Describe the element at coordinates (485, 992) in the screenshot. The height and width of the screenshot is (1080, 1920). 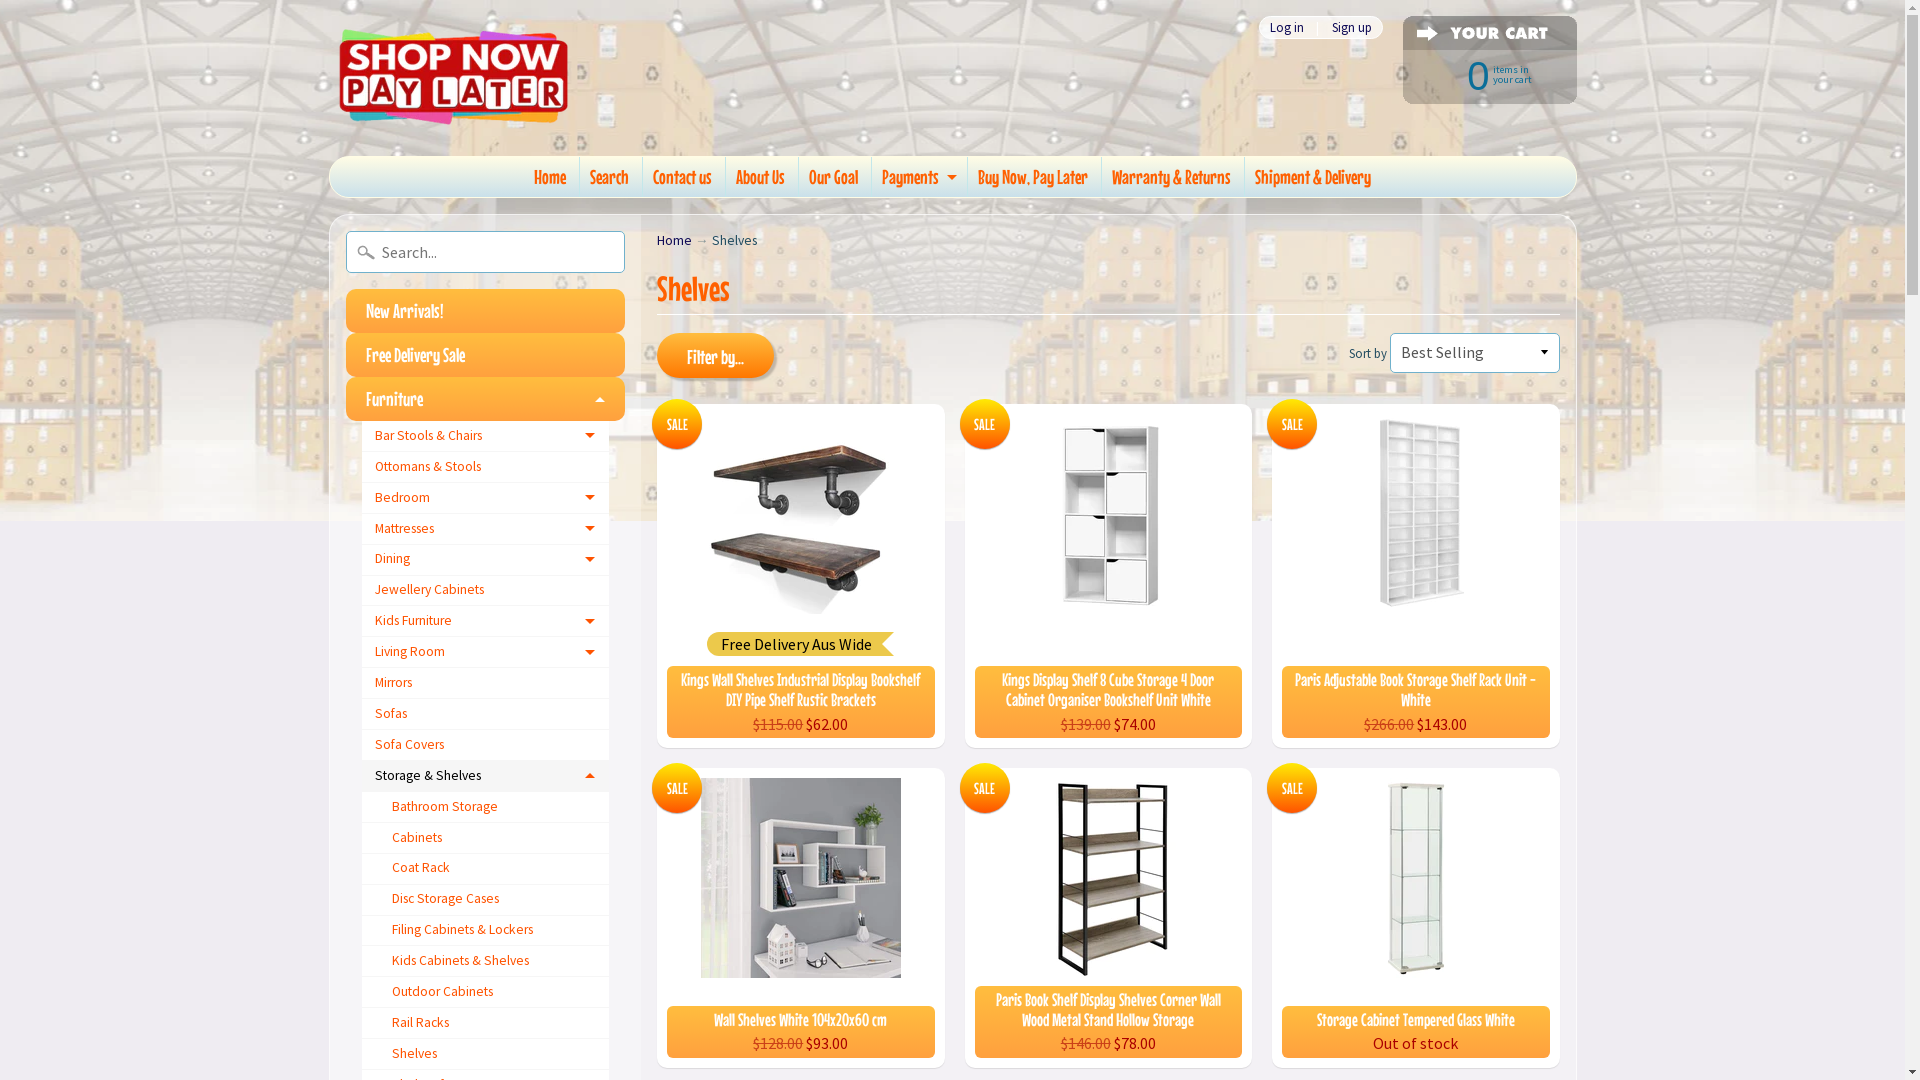
I see `'Outdoor Cabinets'` at that location.